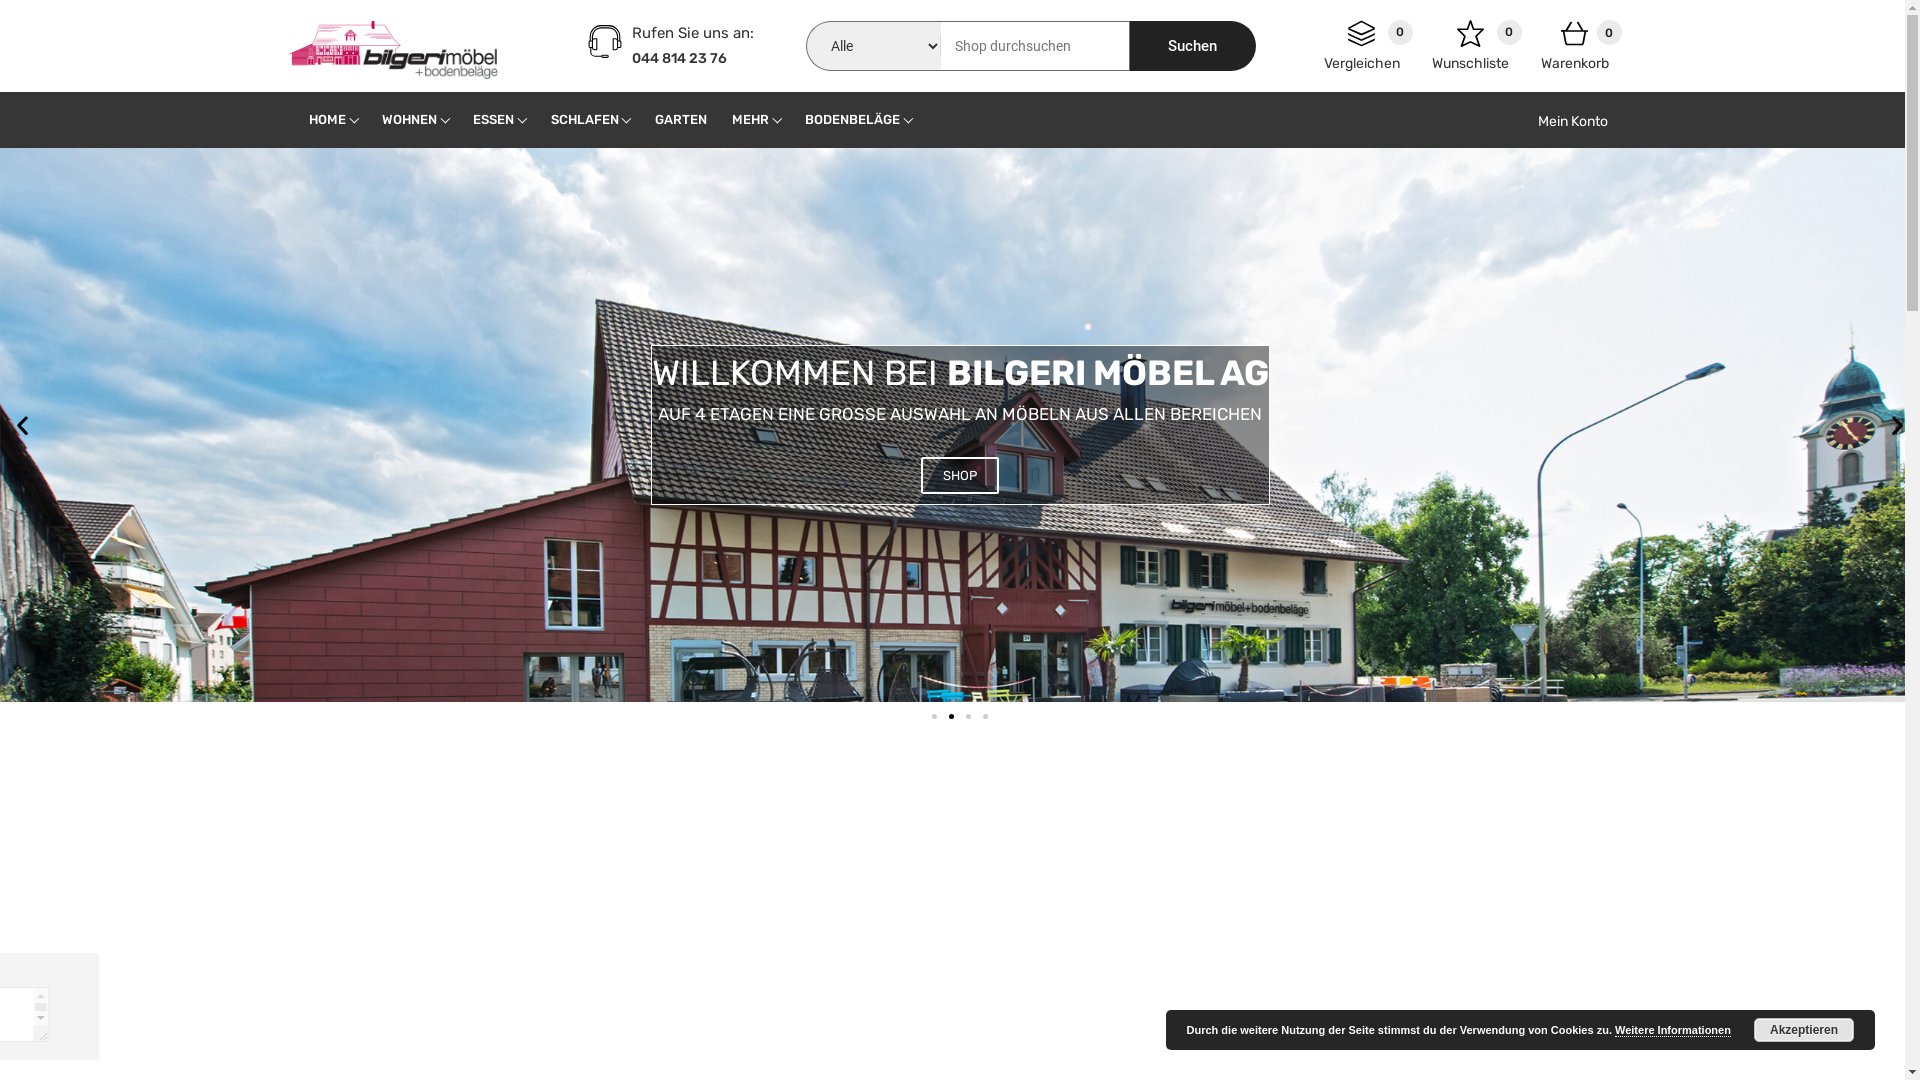 The image size is (1920, 1080). What do you see at coordinates (465, 119) in the screenshot?
I see `'ESSEN'` at bounding box center [465, 119].